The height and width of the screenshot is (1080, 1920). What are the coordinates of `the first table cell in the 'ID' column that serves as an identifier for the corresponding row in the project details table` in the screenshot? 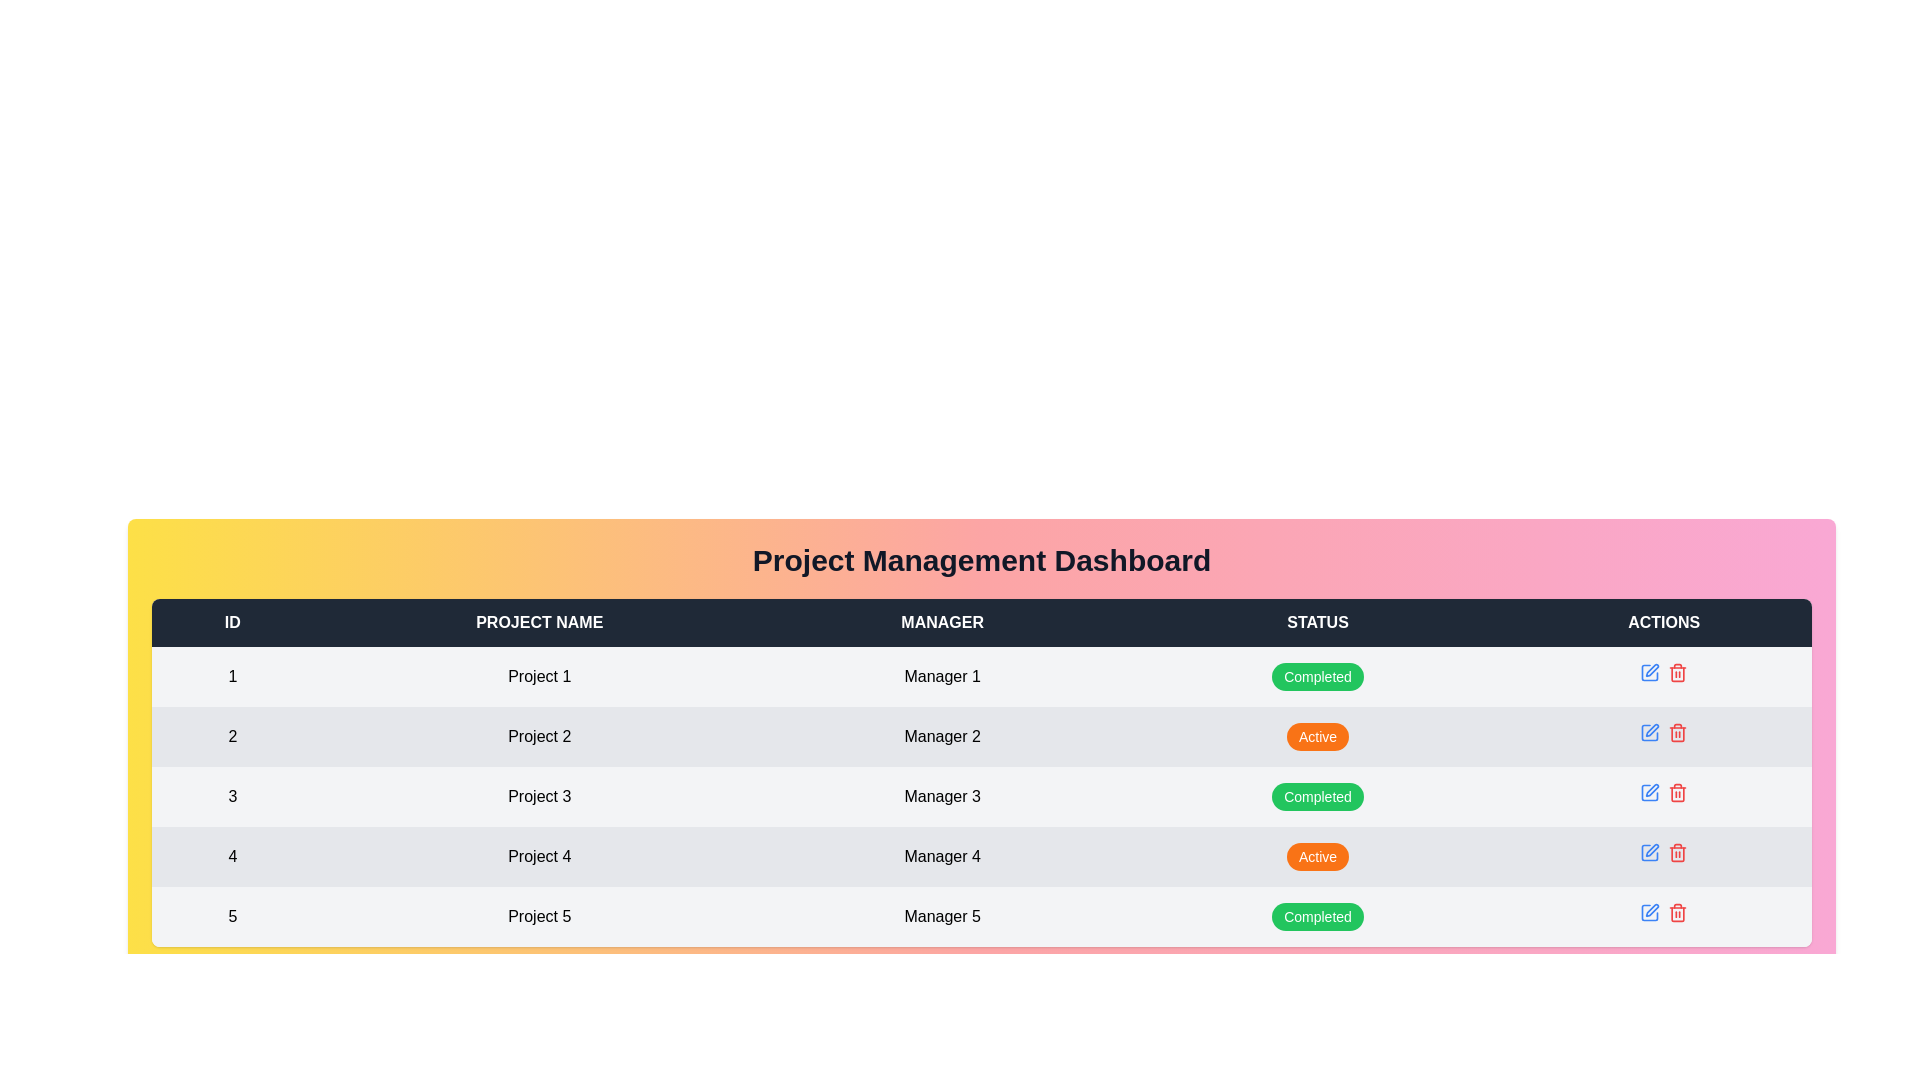 It's located at (232, 676).